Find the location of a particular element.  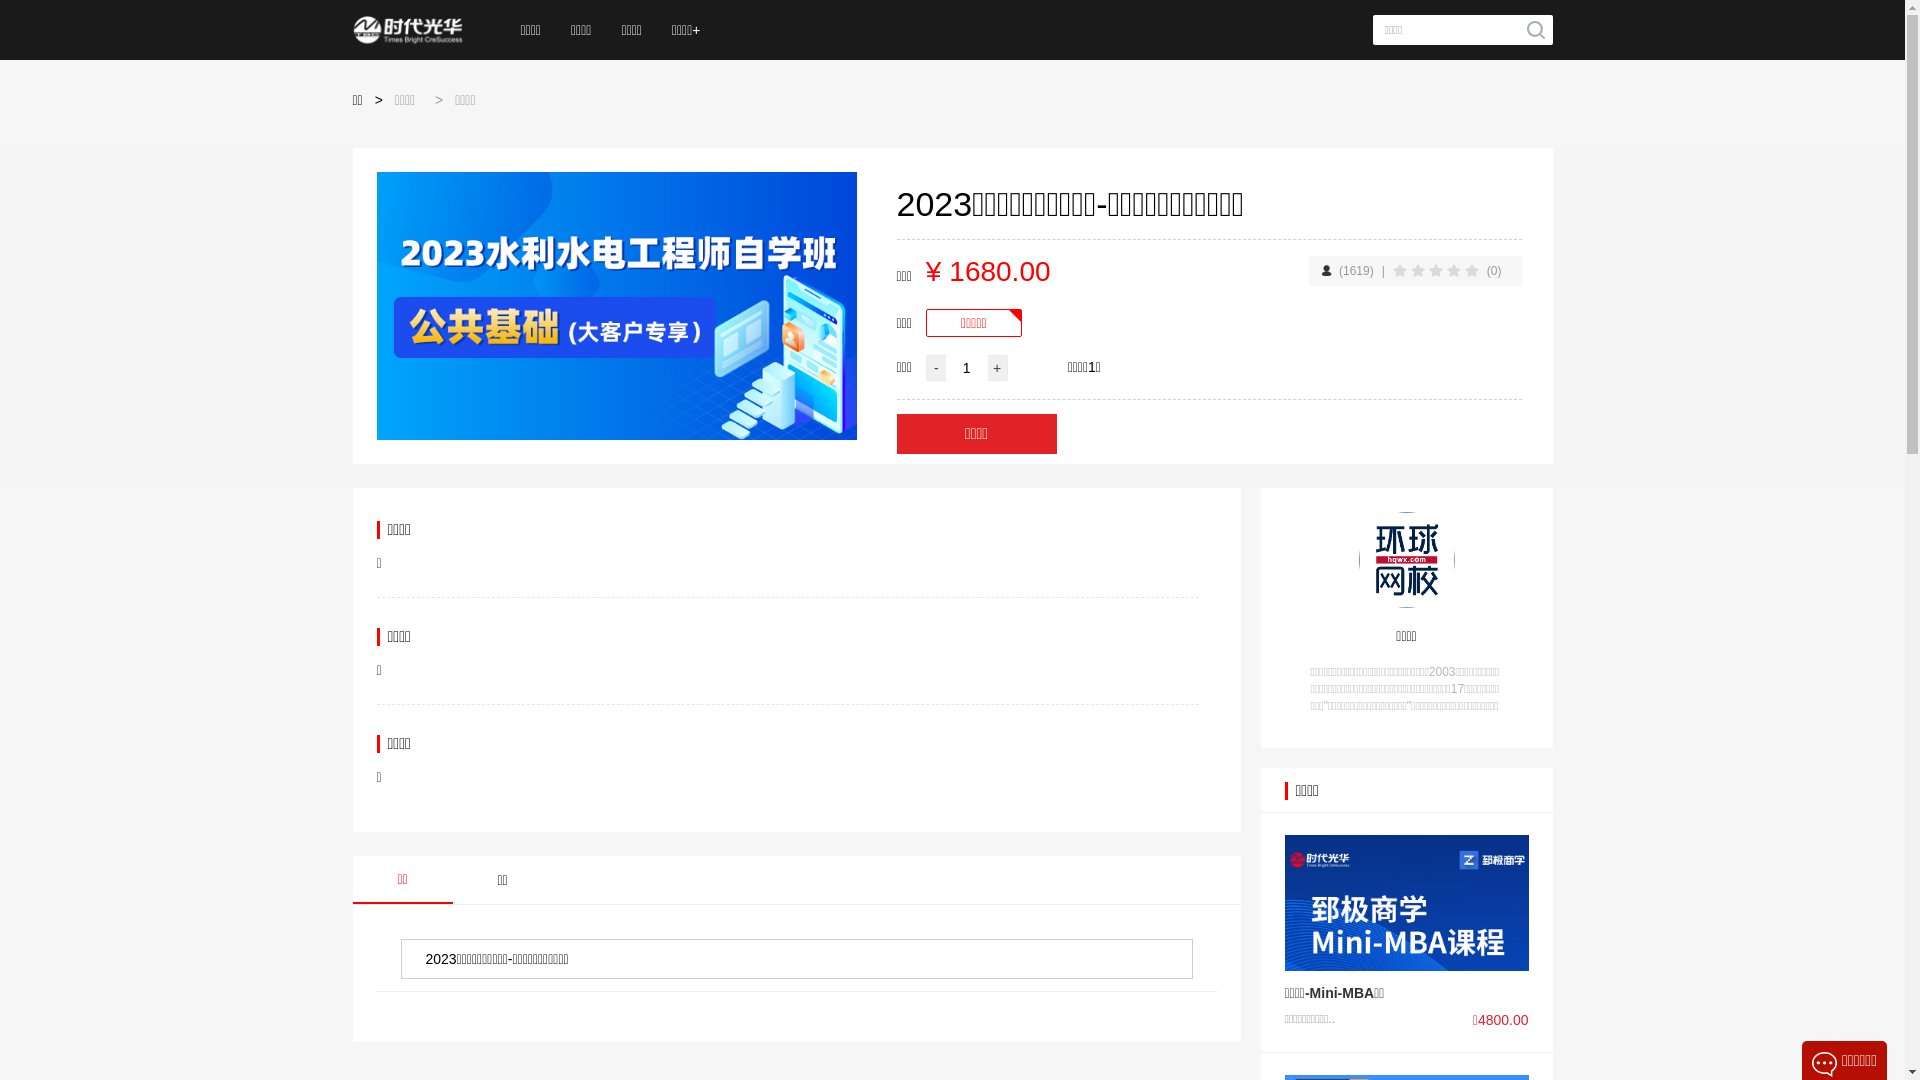

'-' is located at coordinates (935, 367).